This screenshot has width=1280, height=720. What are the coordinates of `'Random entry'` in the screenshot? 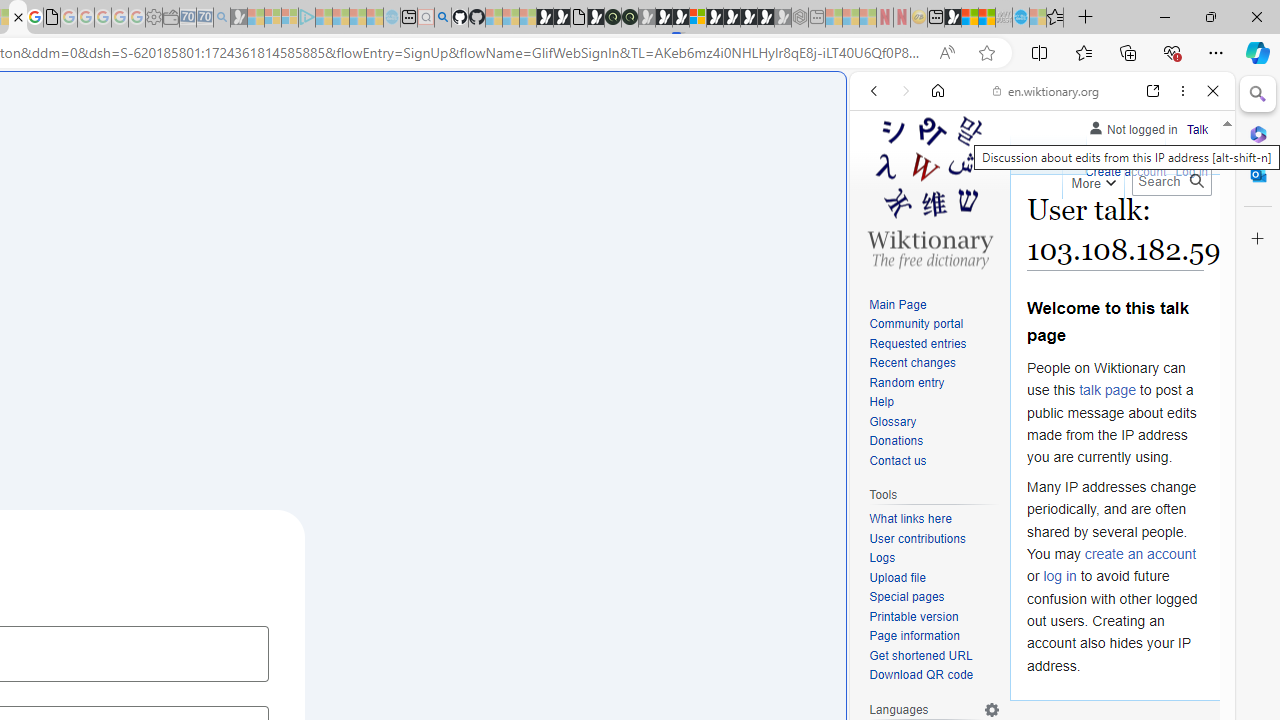 It's located at (934, 383).